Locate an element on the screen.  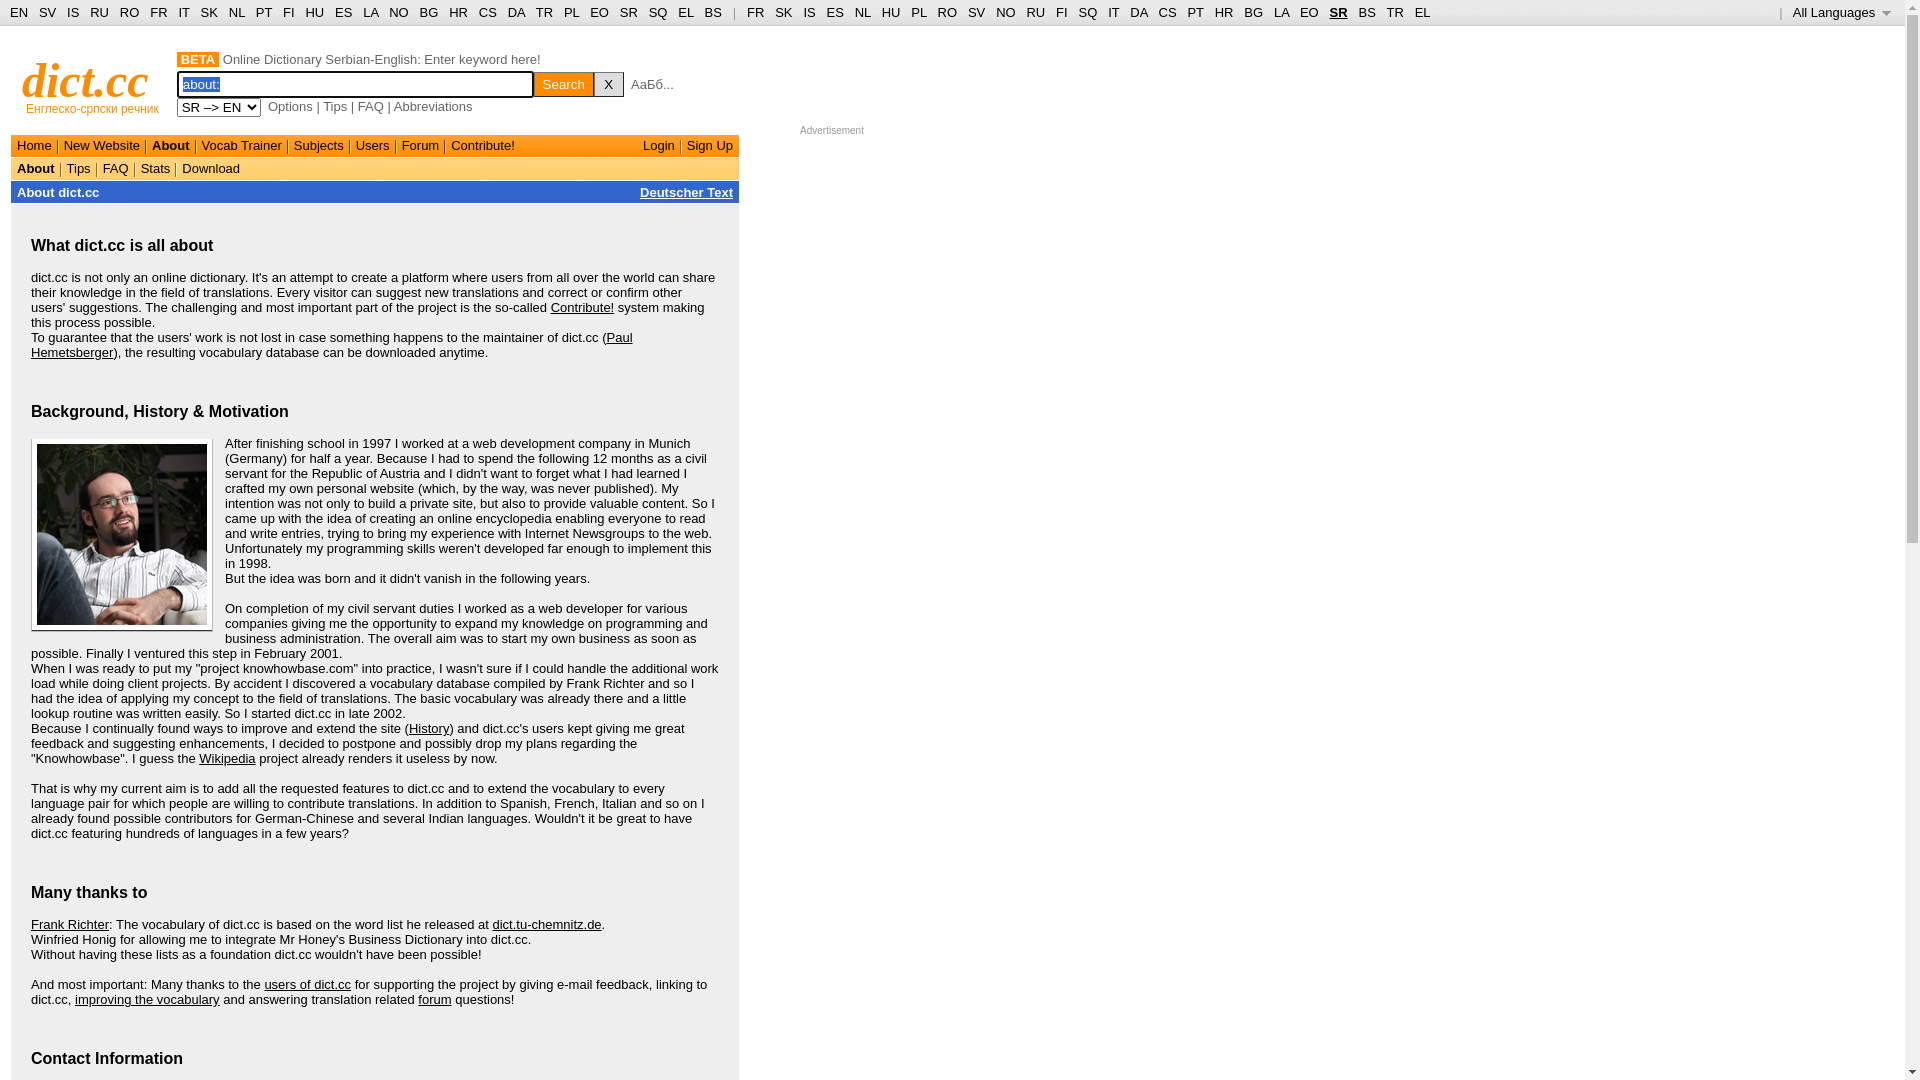
'FR' is located at coordinates (746, 12).